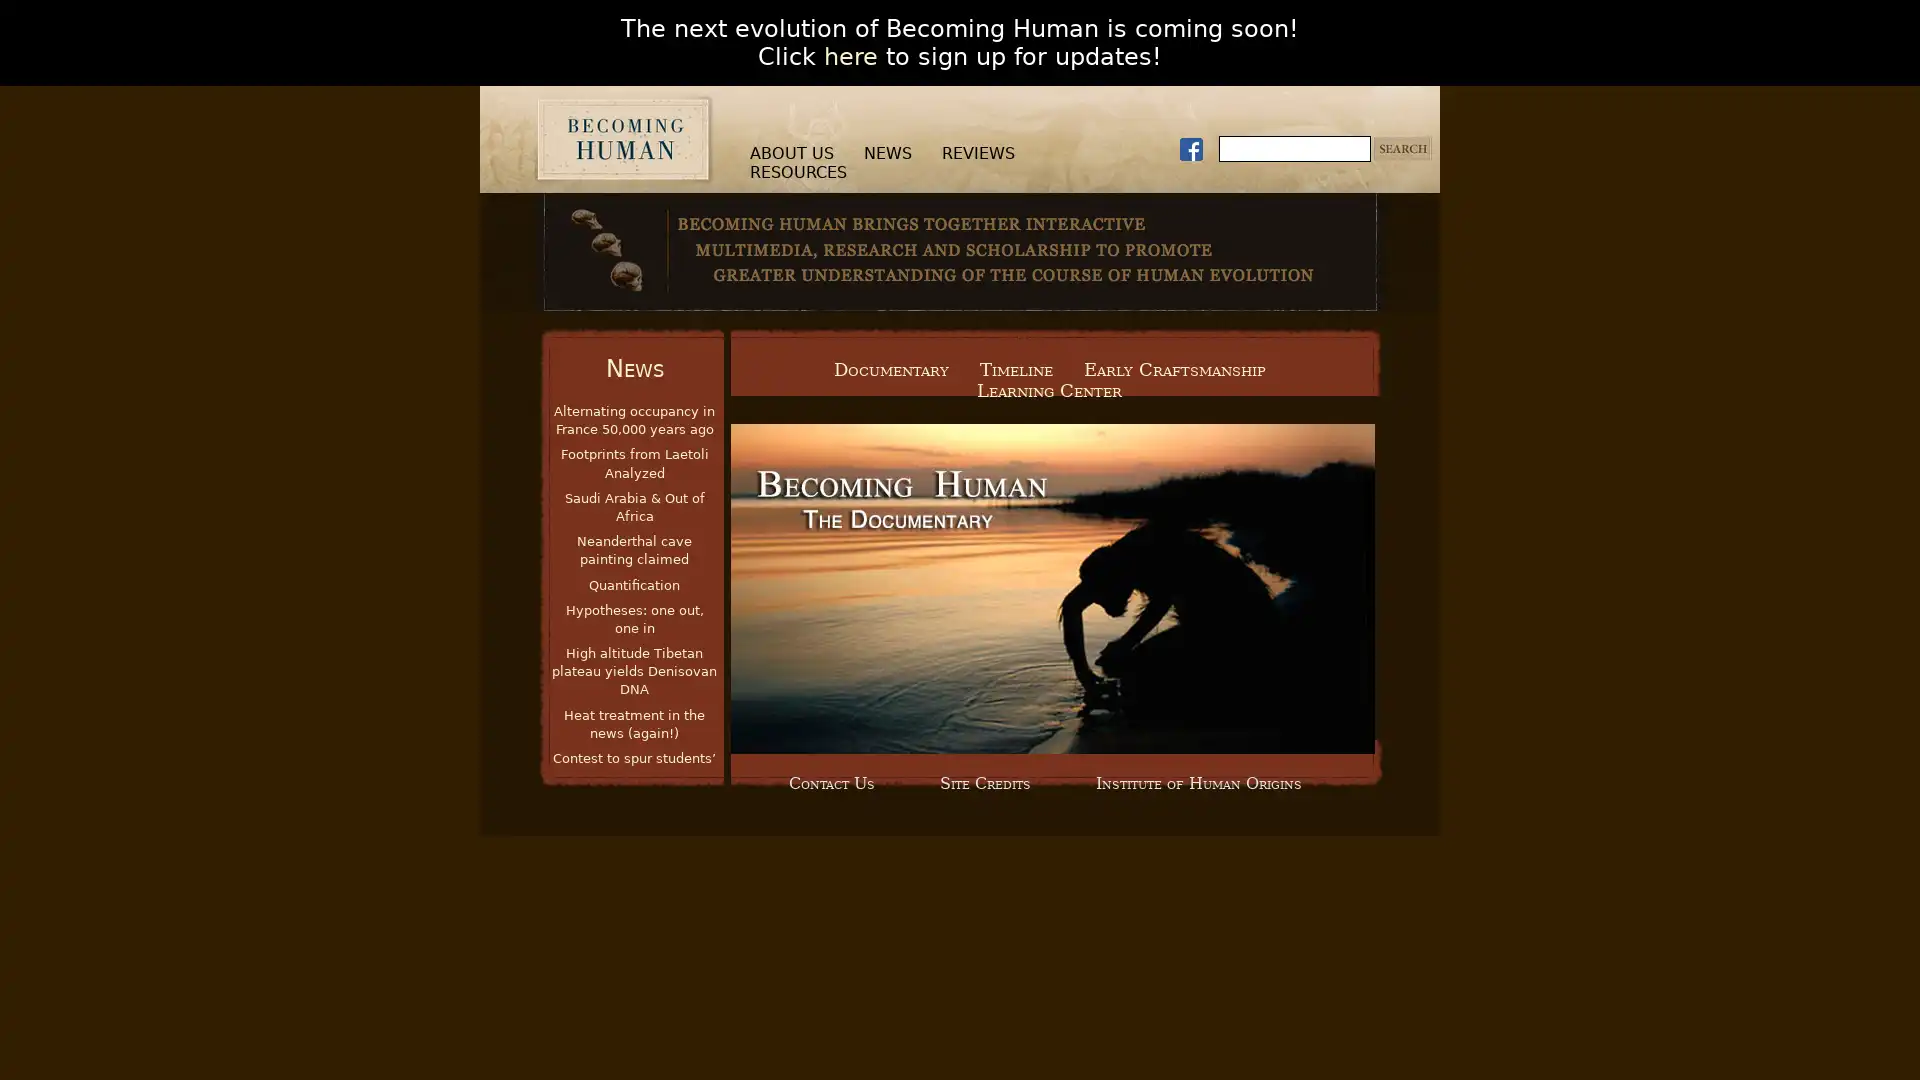 This screenshot has height=1080, width=1920. I want to click on Search, so click(1405, 148).